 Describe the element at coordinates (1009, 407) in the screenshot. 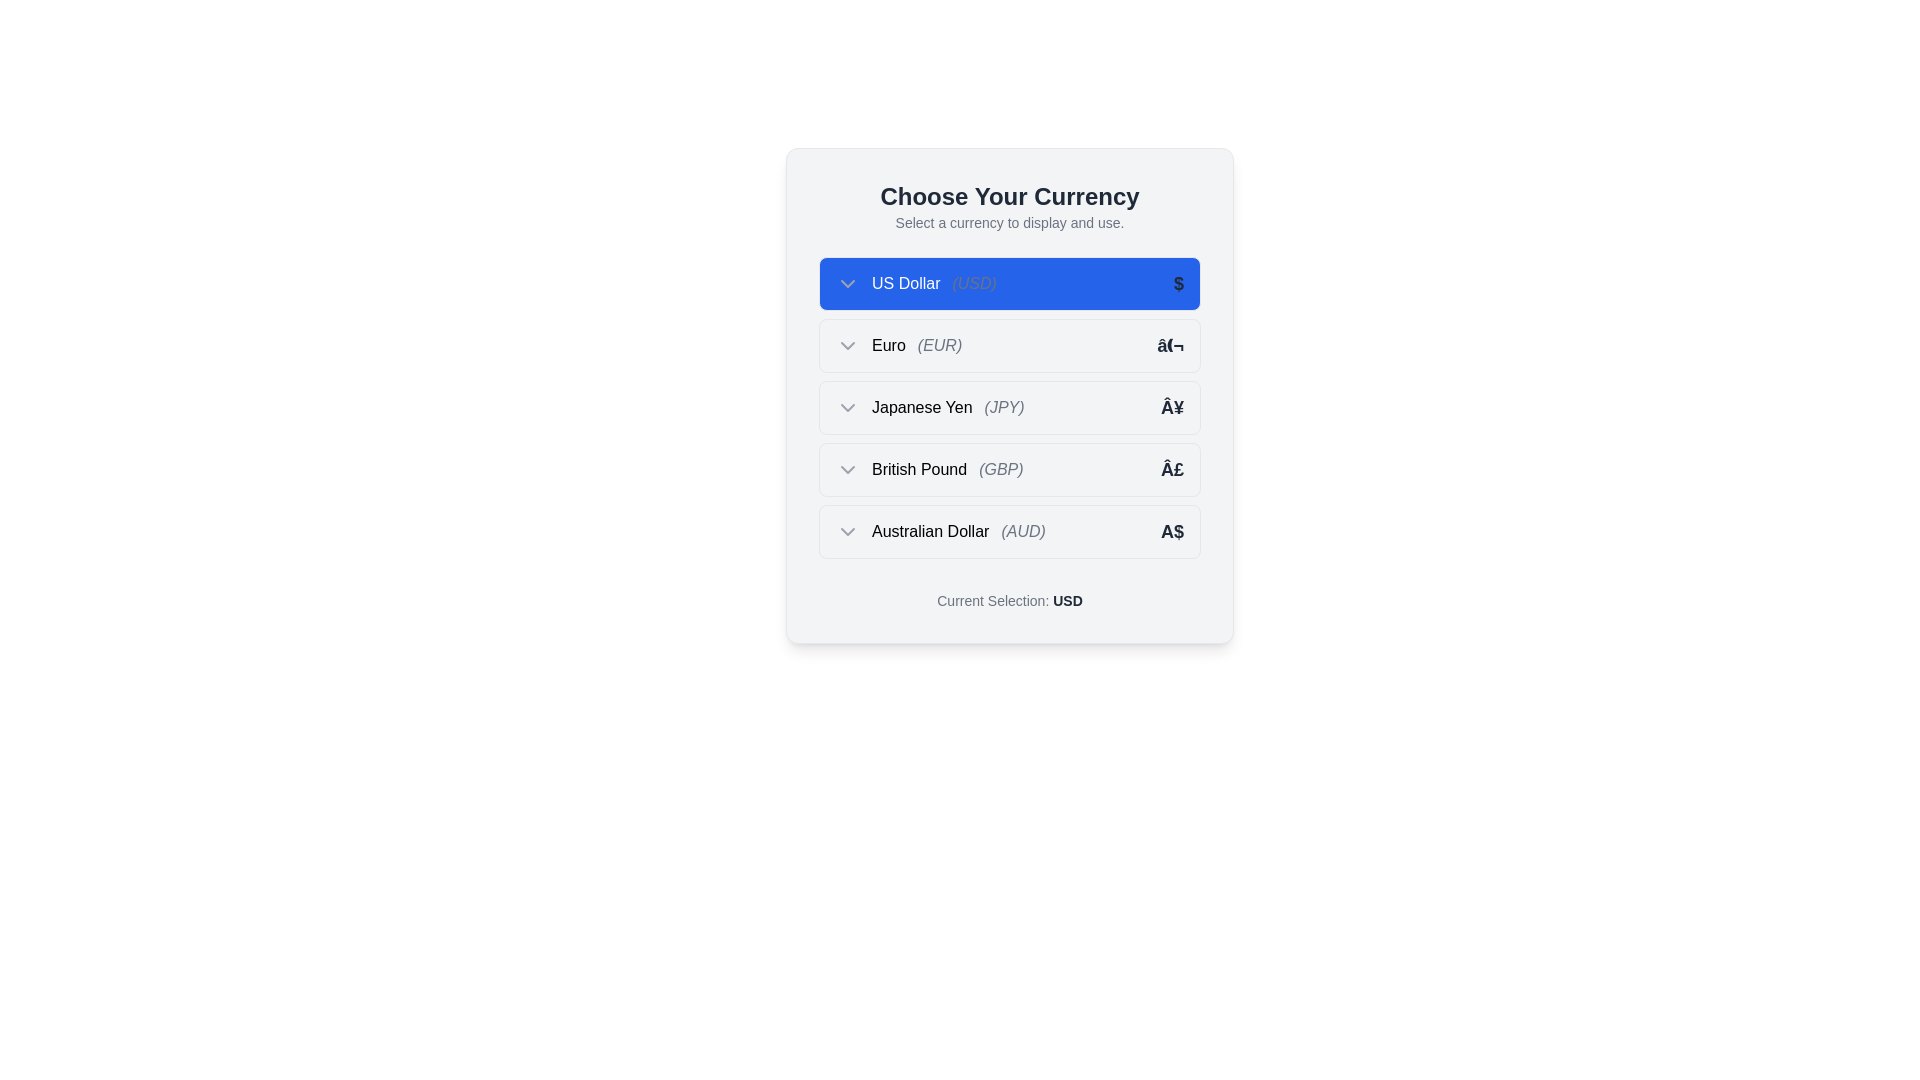

I see `the List item displaying 'Japanese Yen (JPY)' with the symbol '¥' in a dropdown menu` at that location.